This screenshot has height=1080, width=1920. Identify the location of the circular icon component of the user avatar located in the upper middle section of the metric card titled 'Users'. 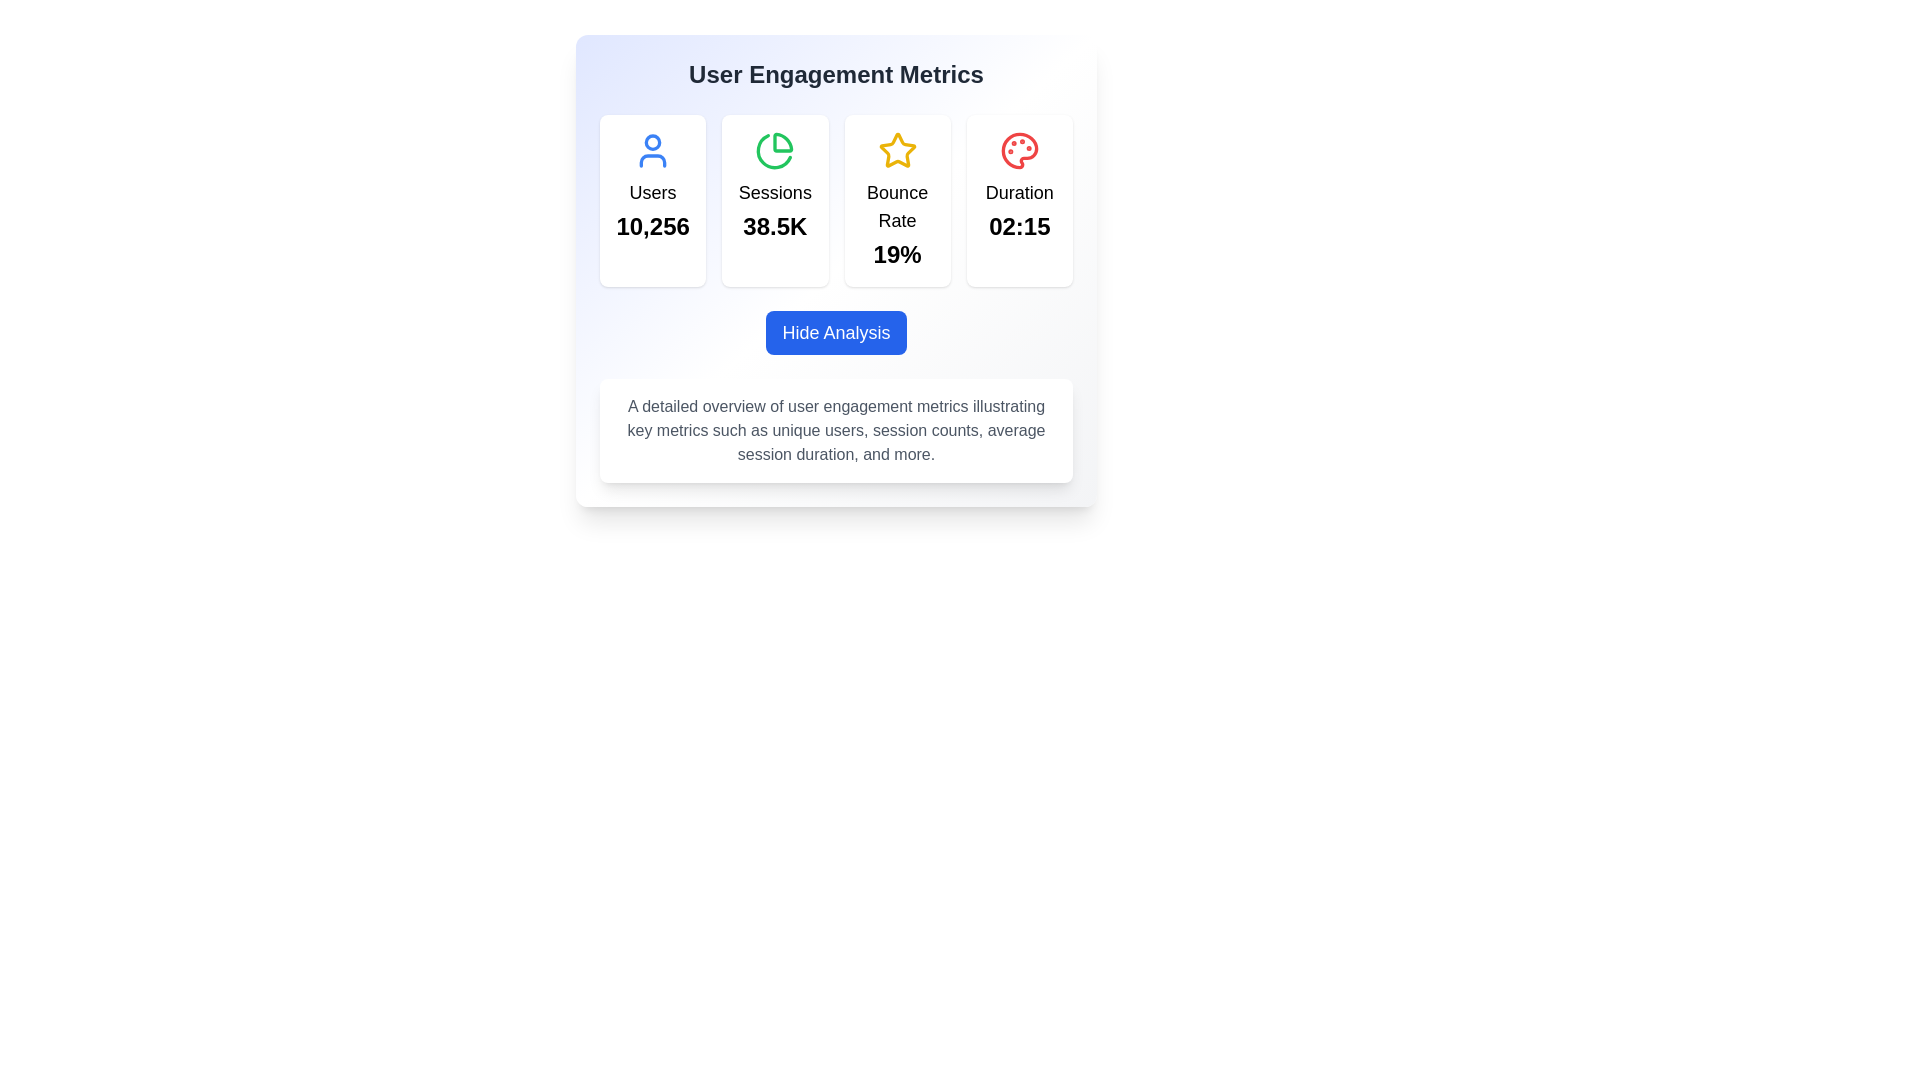
(653, 141).